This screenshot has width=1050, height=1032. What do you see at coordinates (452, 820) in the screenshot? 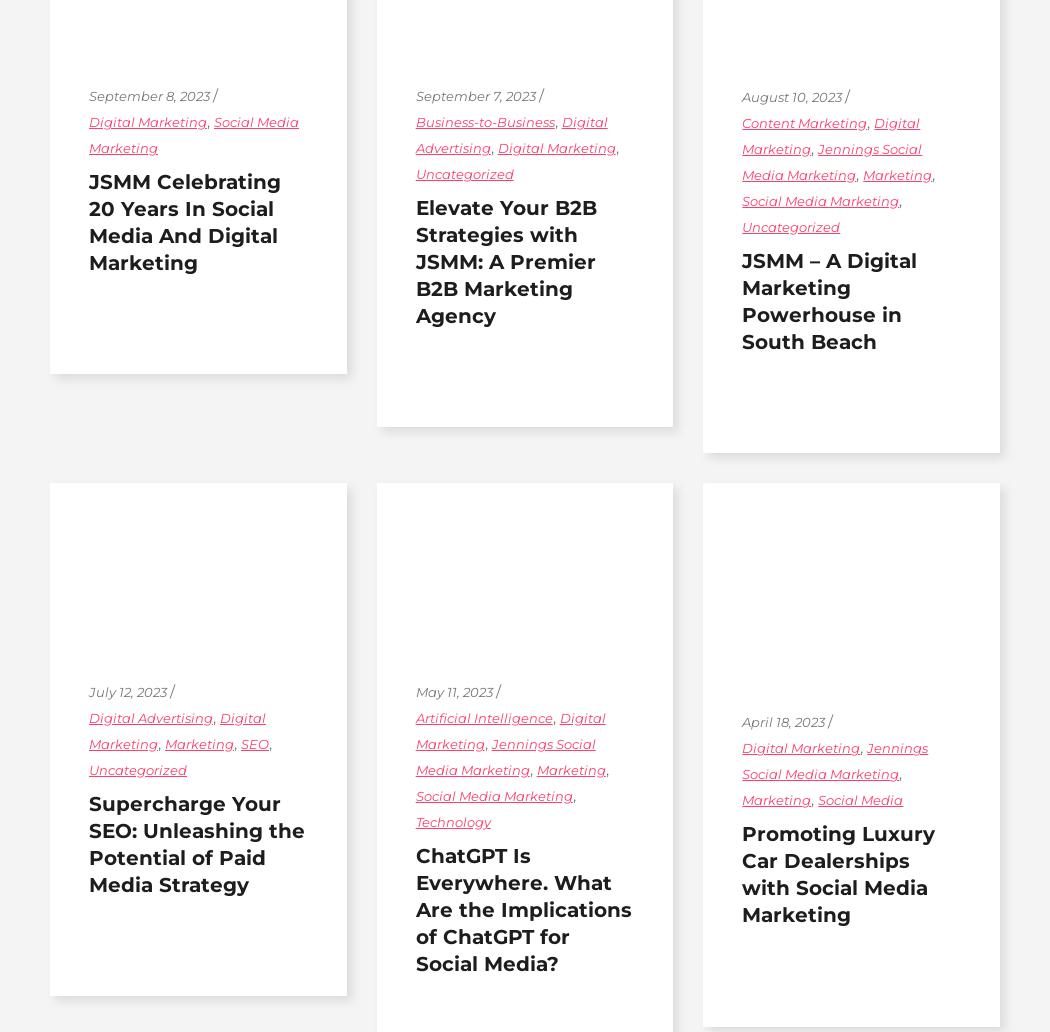
I see `'Technology'` at bounding box center [452, 820].